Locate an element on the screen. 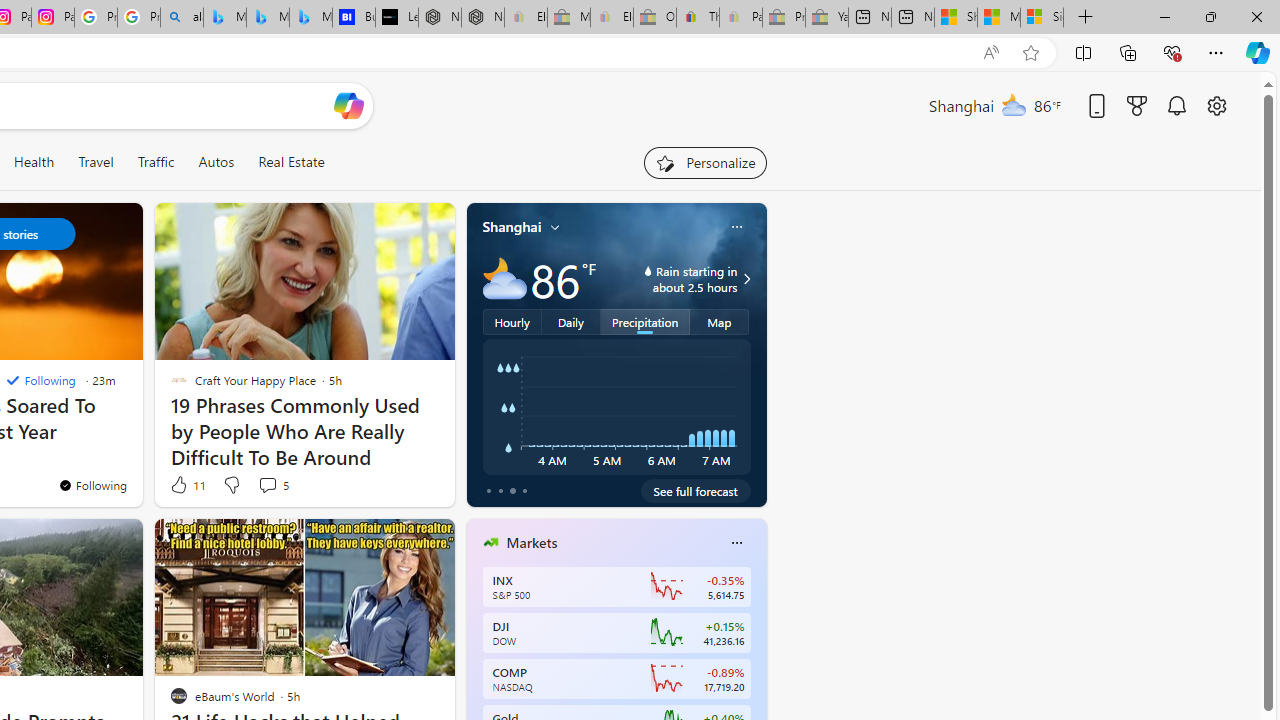  'Markets' is located at coordinates (531, 543).